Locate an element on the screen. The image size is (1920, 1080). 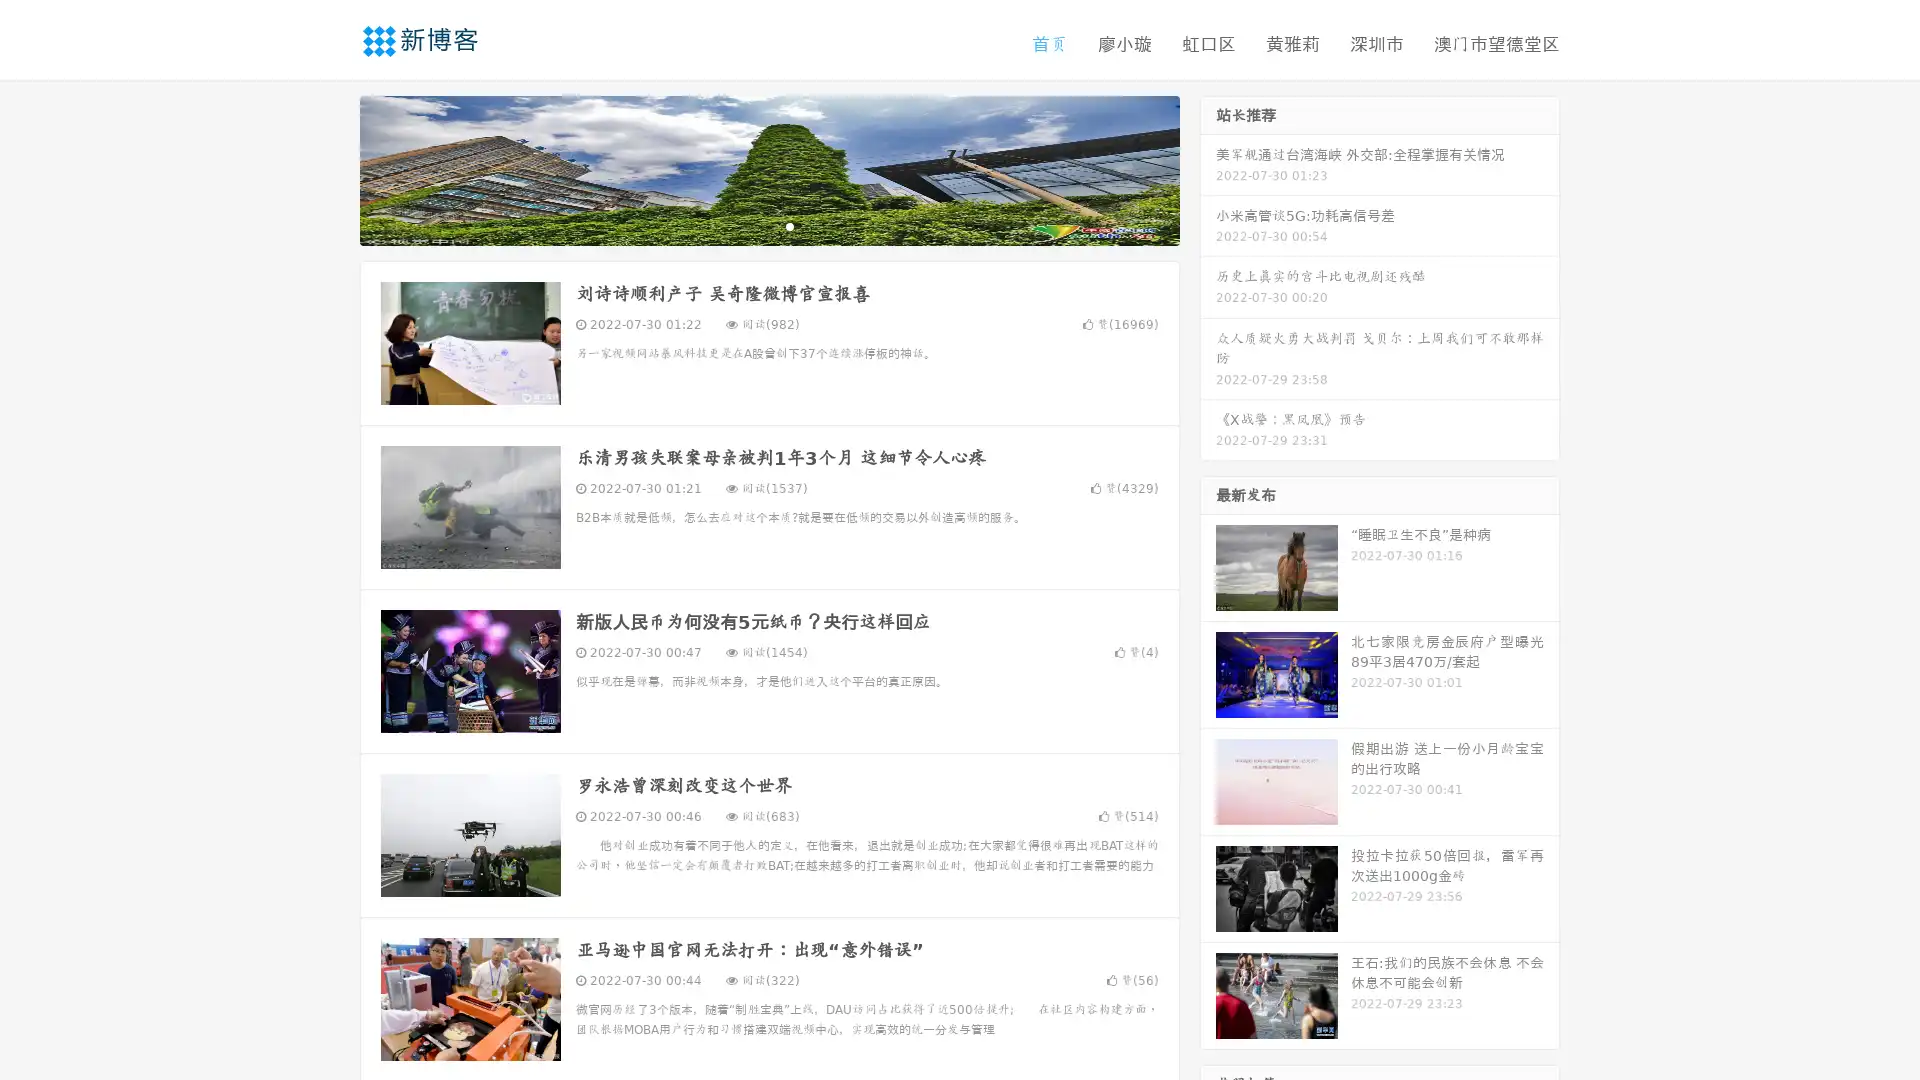
Go to slide 1 is located at coordinates (748, 225).